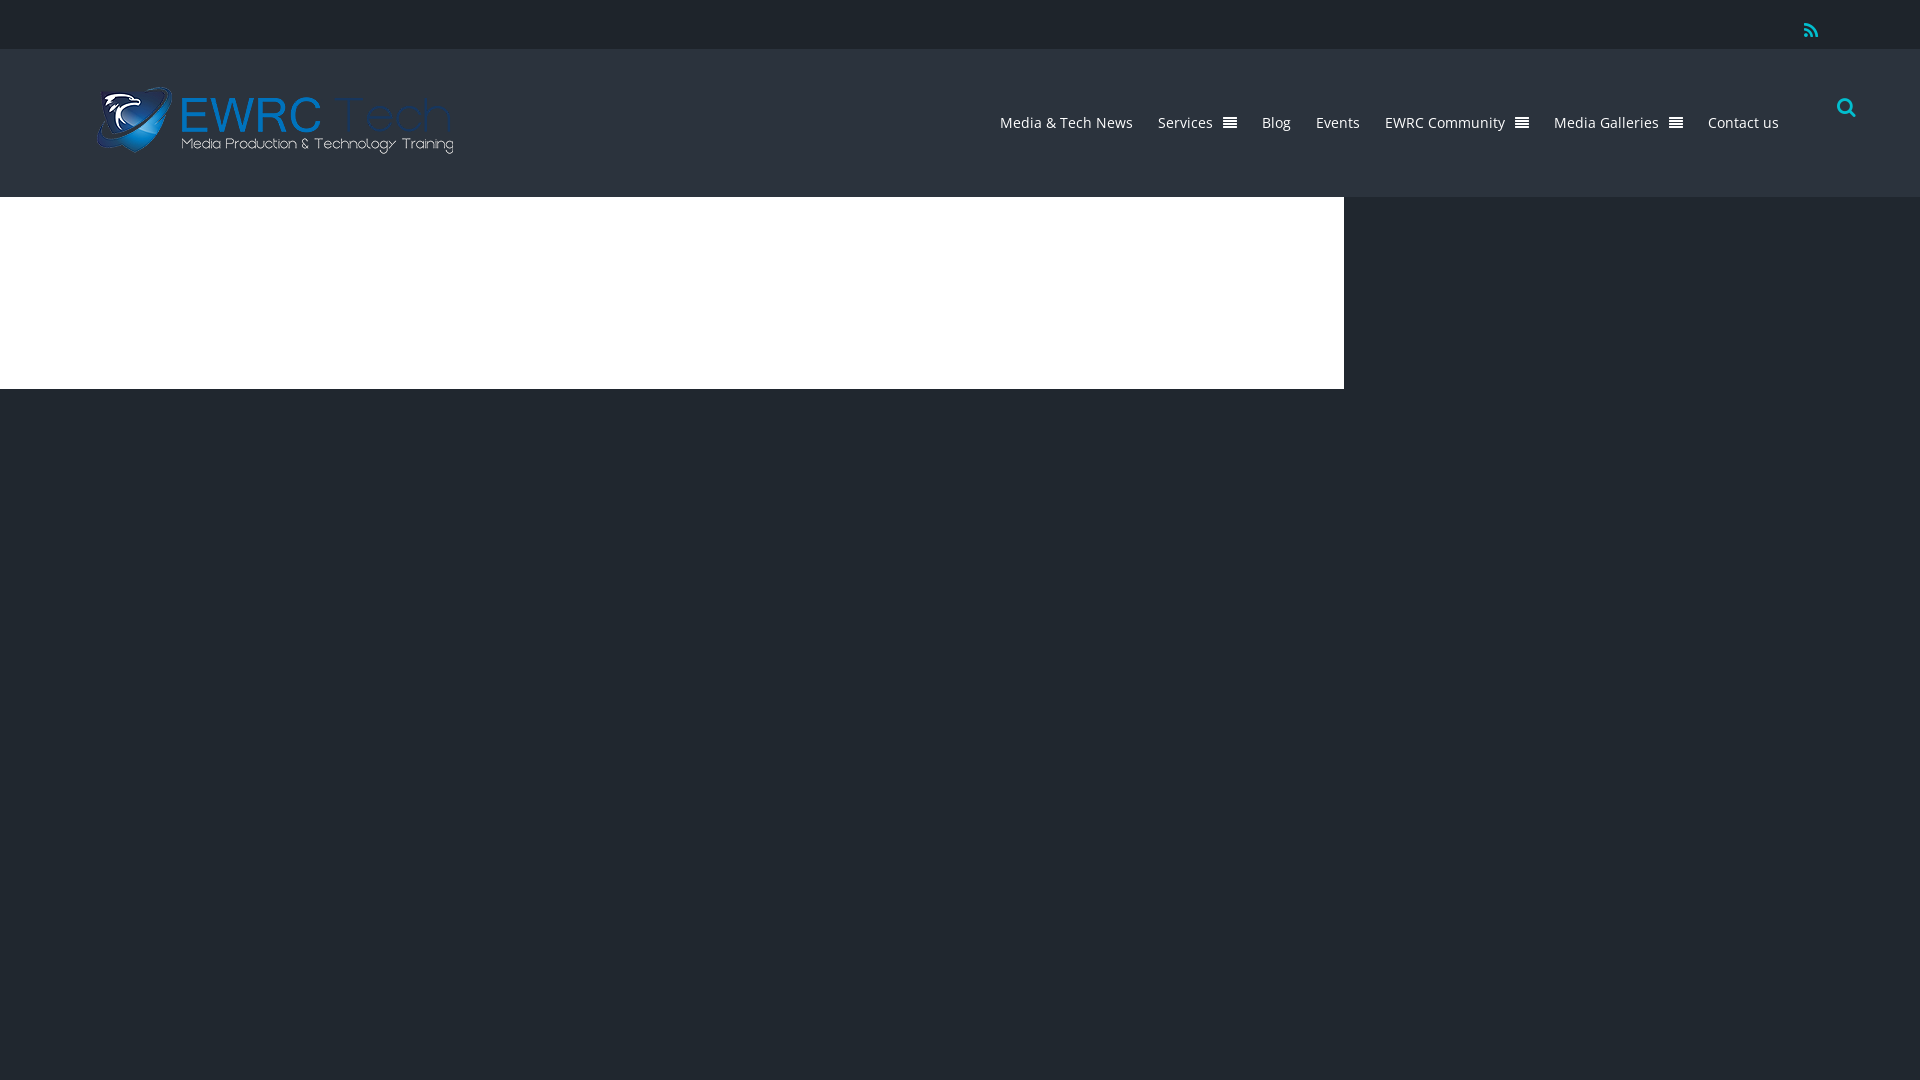  I want to click on 'EWRC Technology - Produce & Train', so click(273, 142).